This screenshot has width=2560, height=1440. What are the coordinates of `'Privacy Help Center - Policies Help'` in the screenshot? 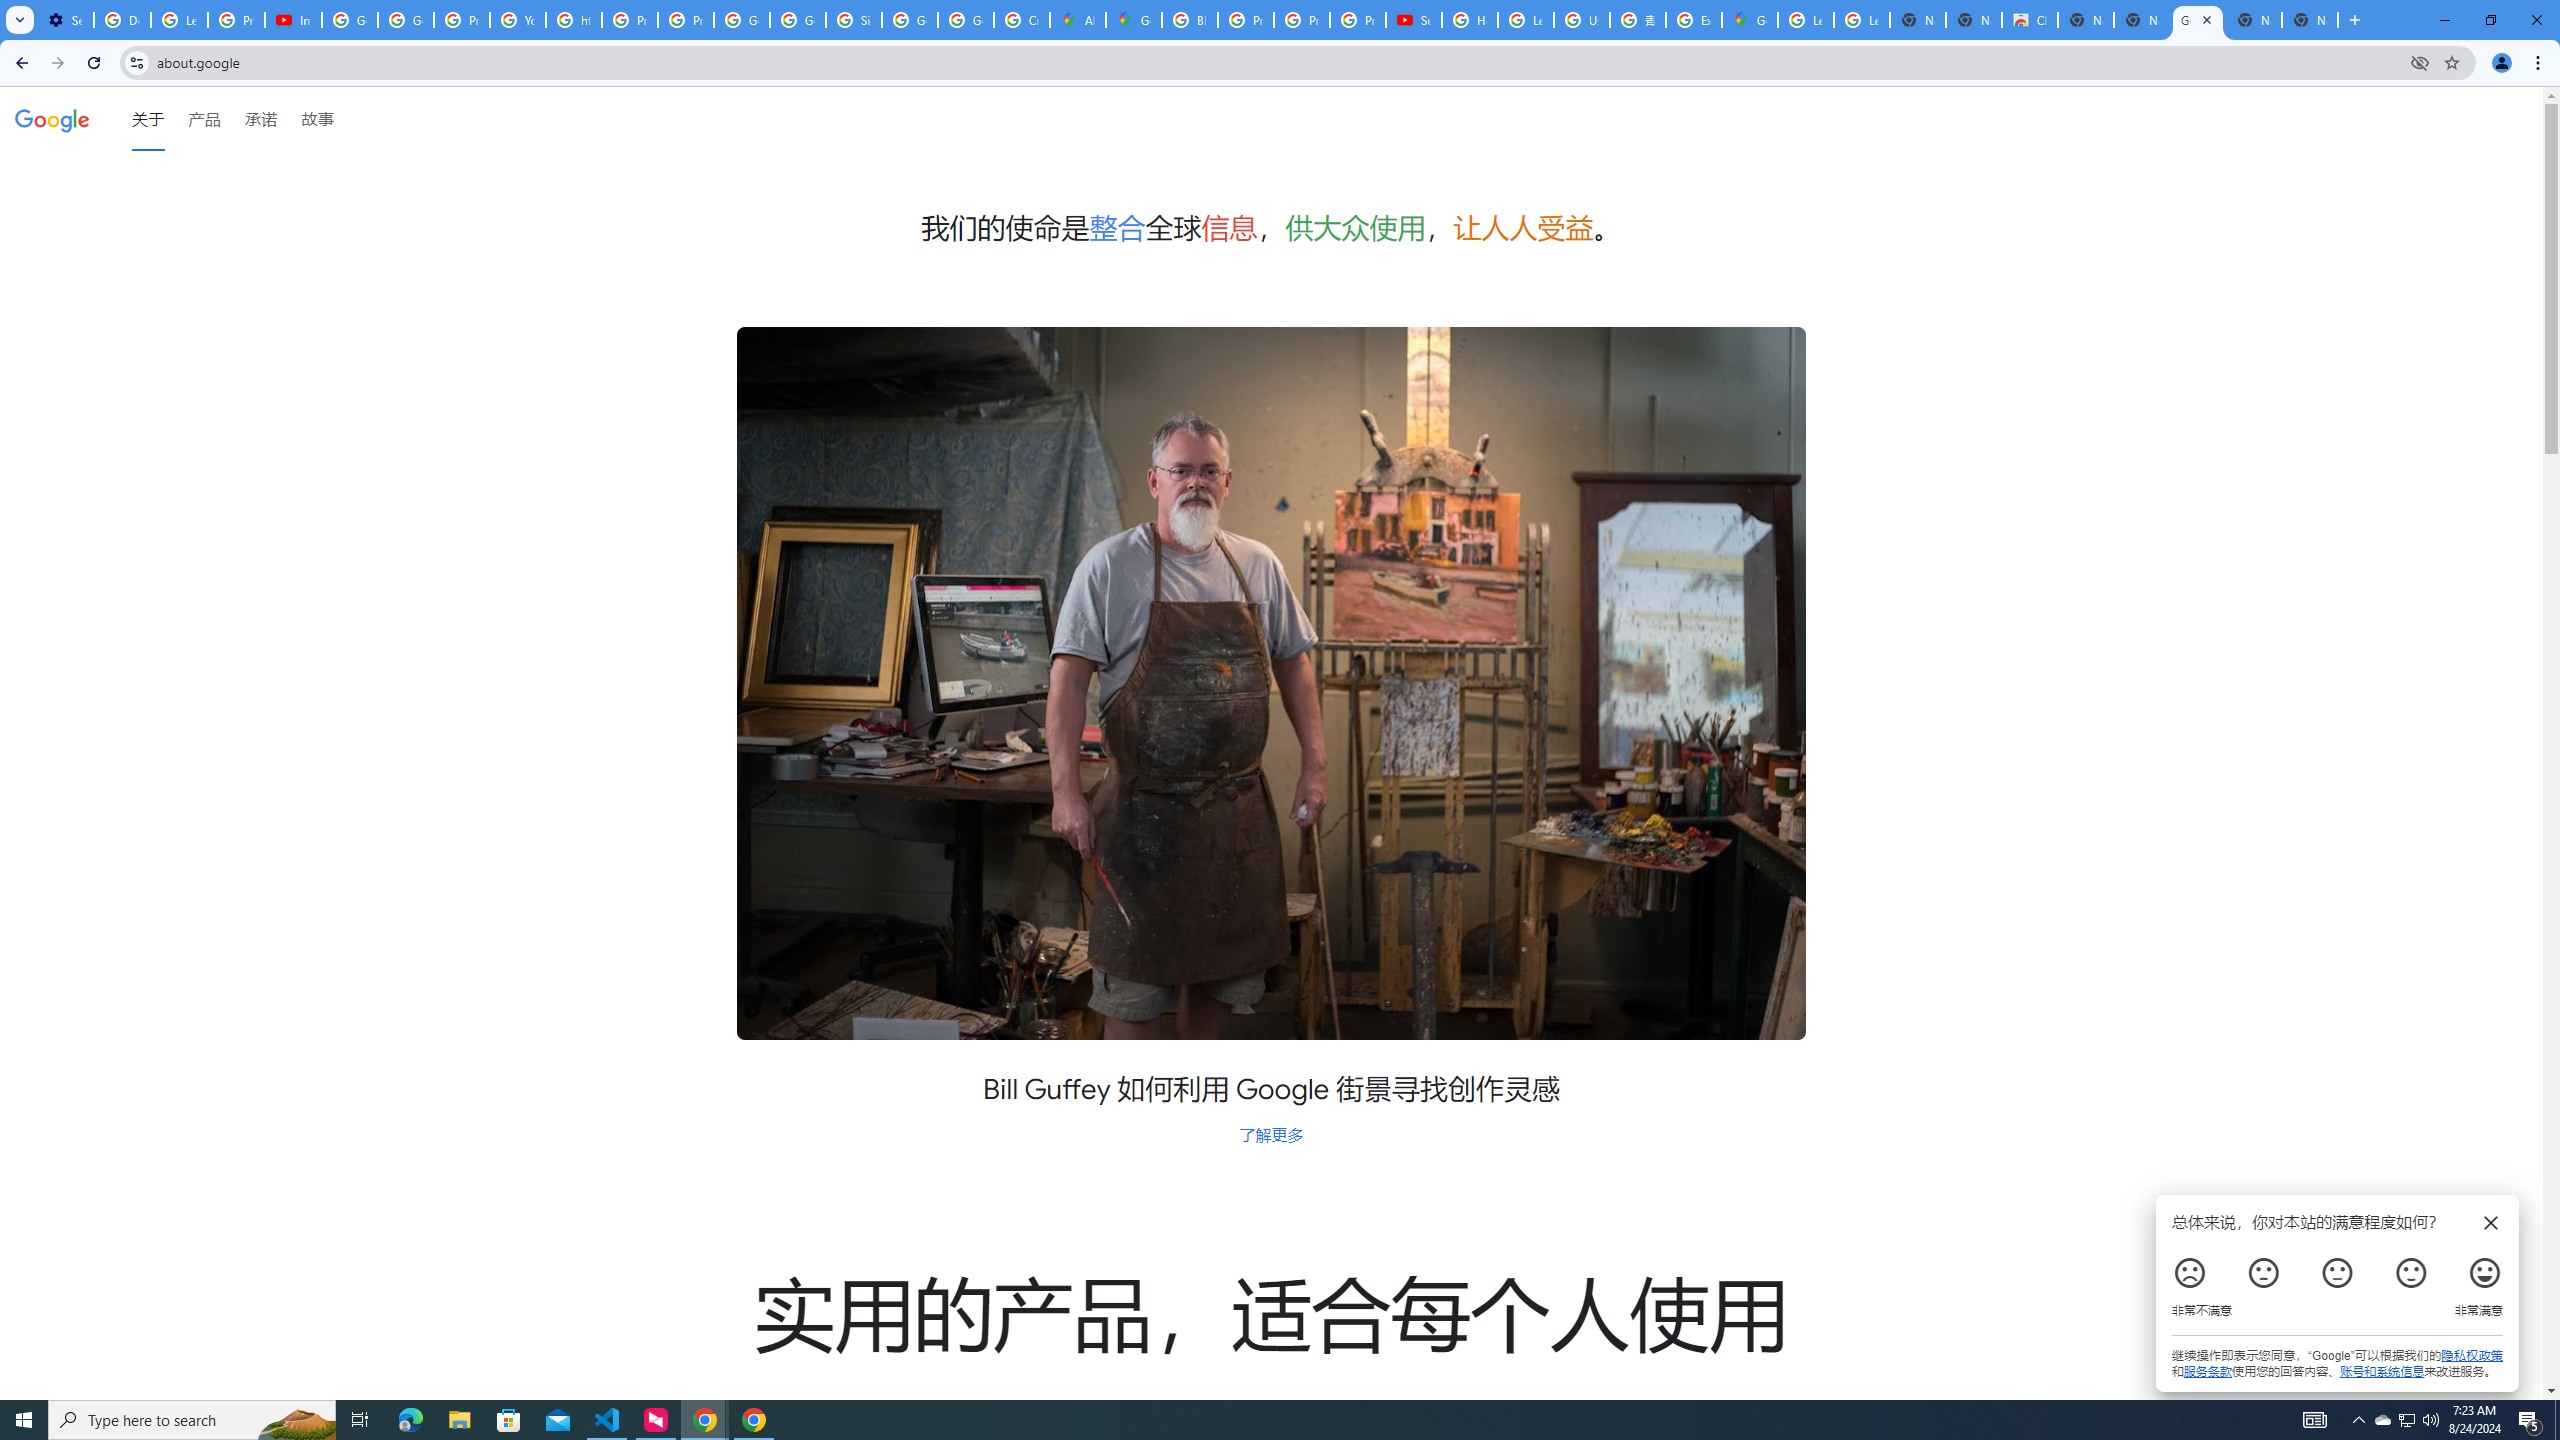 It's located at (1244, 19).